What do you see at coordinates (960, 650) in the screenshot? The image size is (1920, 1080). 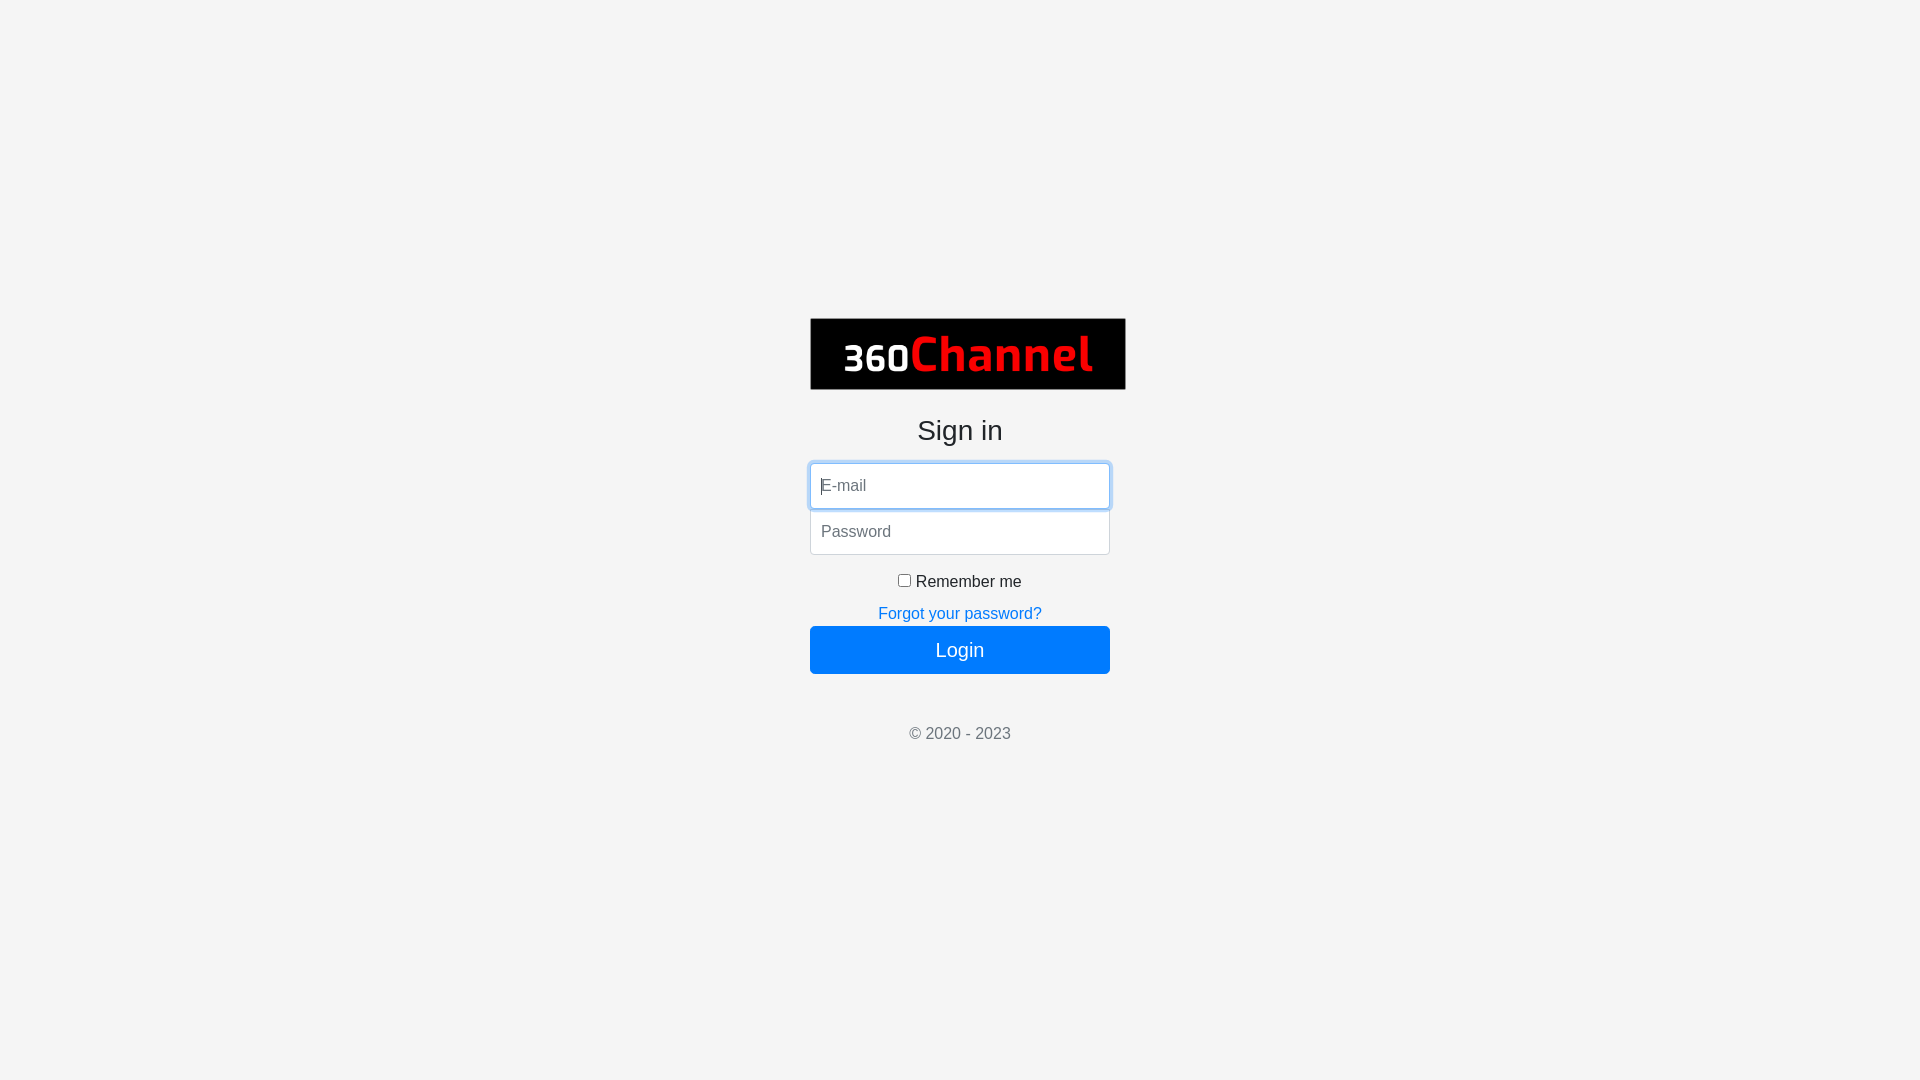 I see `'Login'` at bounding box center [960, 650].